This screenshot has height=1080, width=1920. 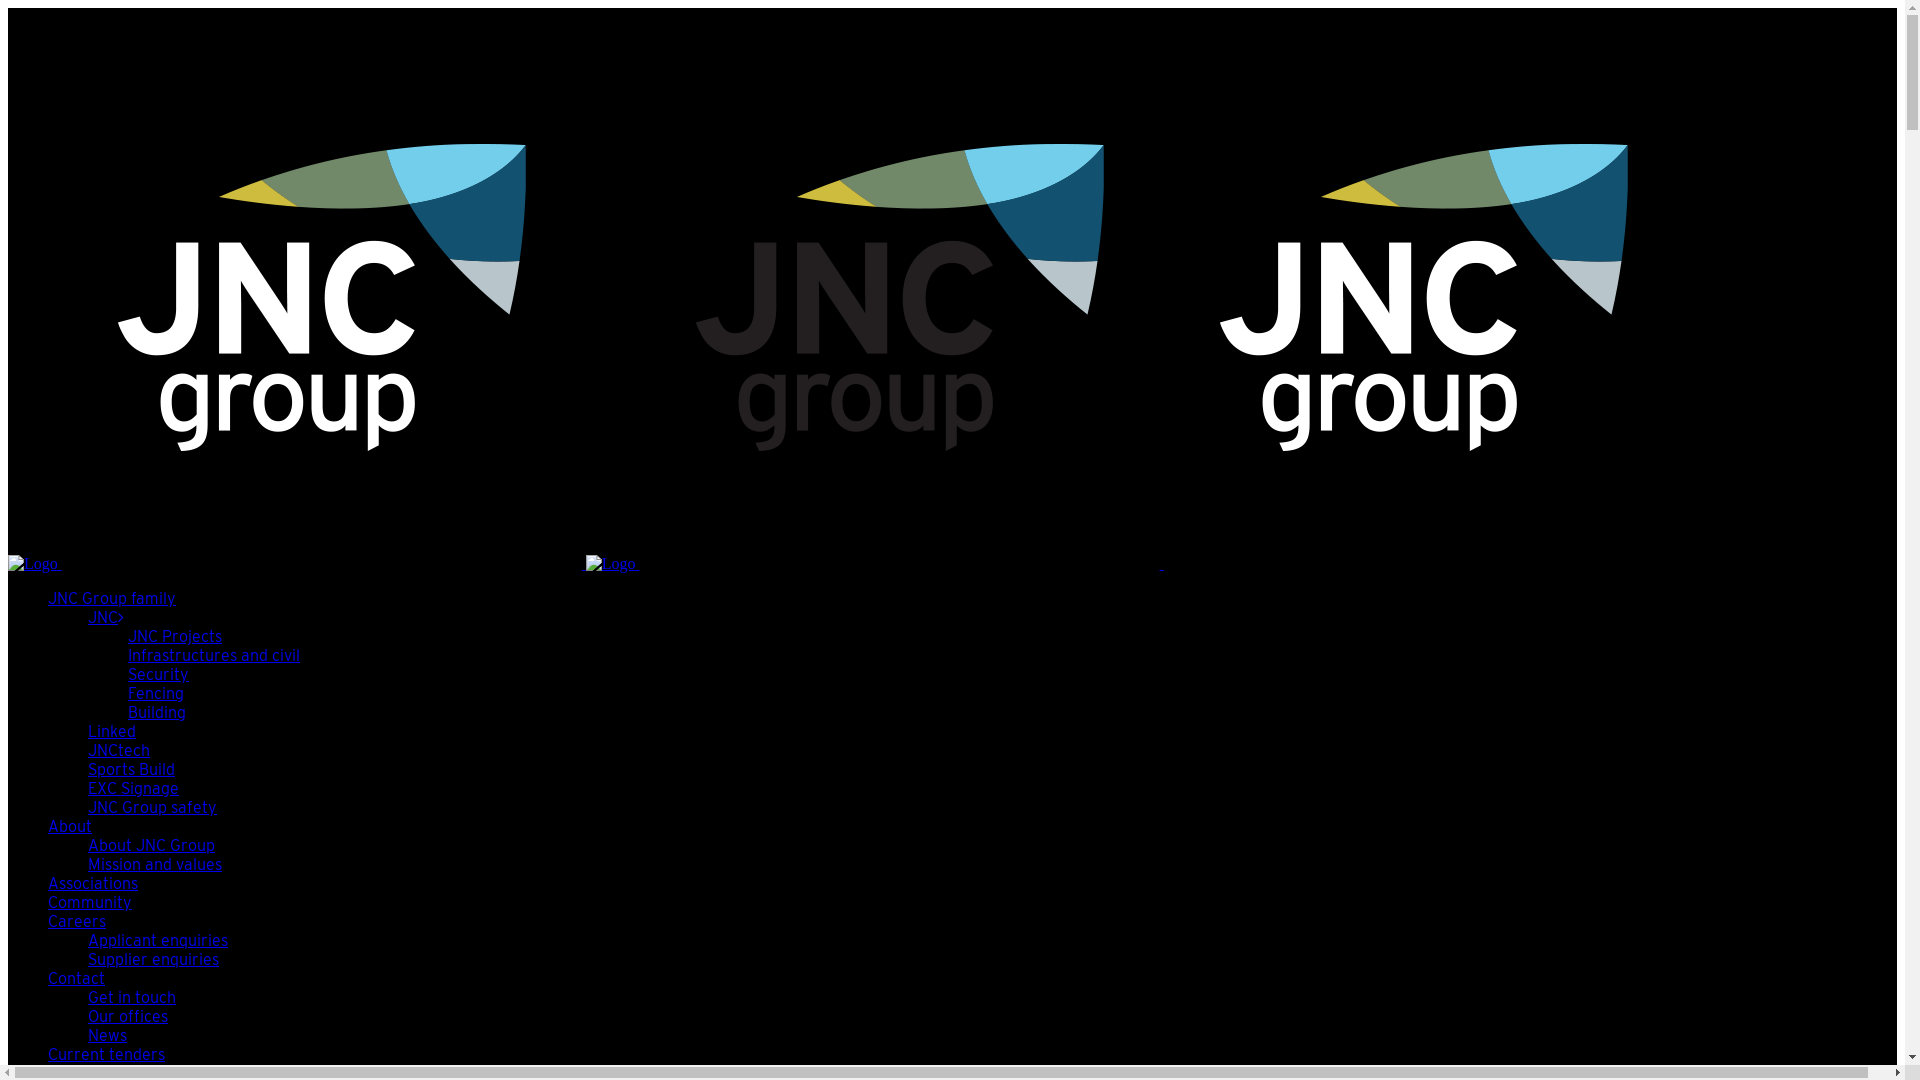 I want to click on 'JNC', so click(x=104, y=616).